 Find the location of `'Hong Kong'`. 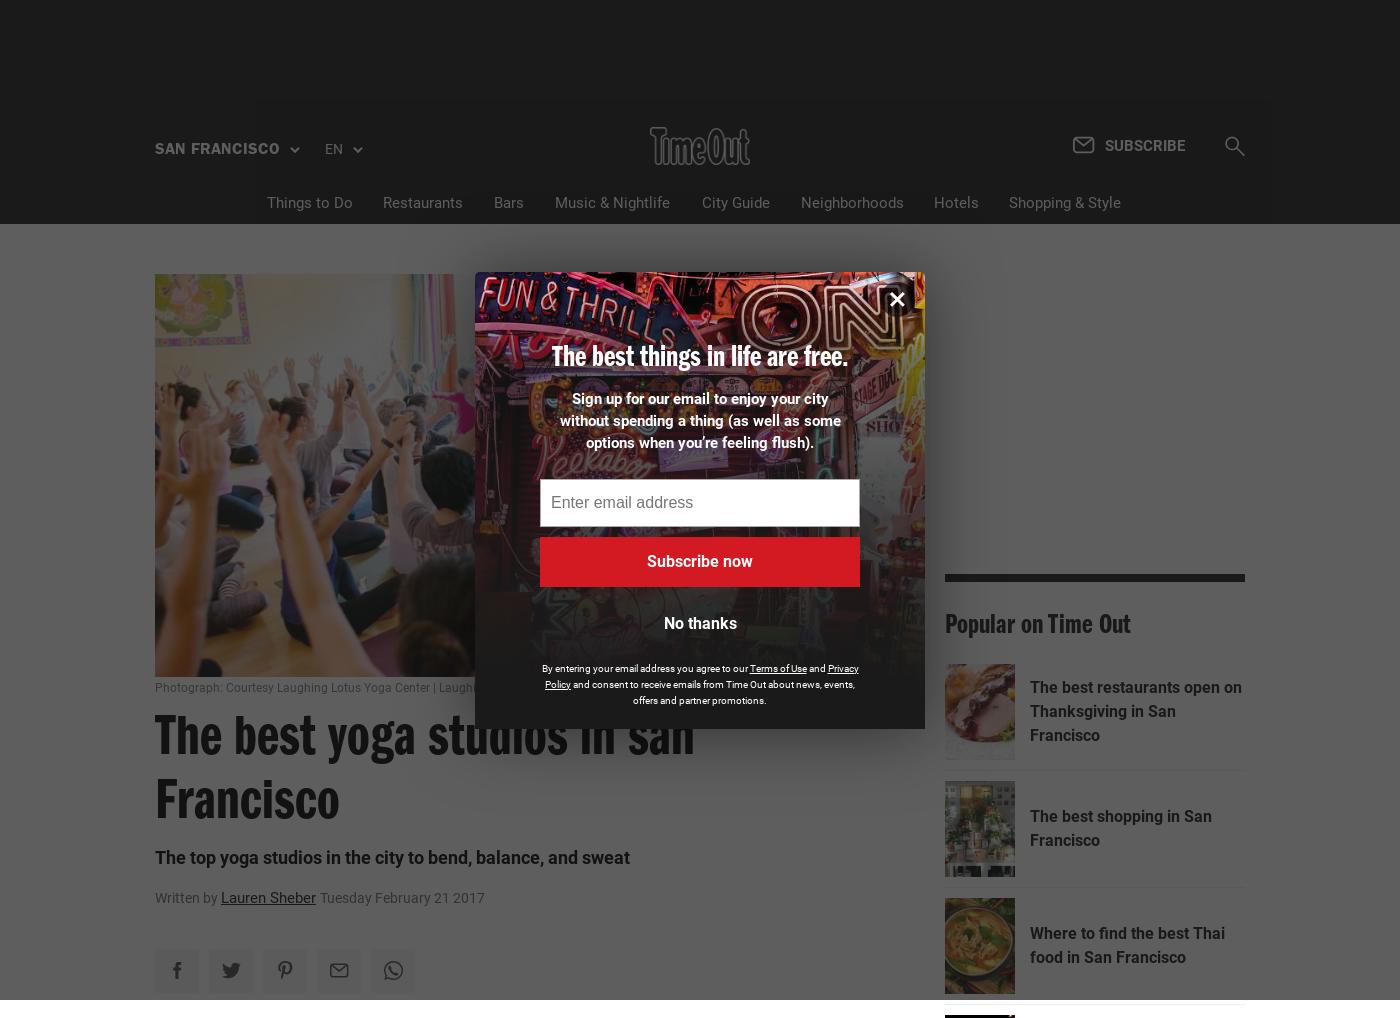

'Hong Kong' is located at coordinates (224, 425).